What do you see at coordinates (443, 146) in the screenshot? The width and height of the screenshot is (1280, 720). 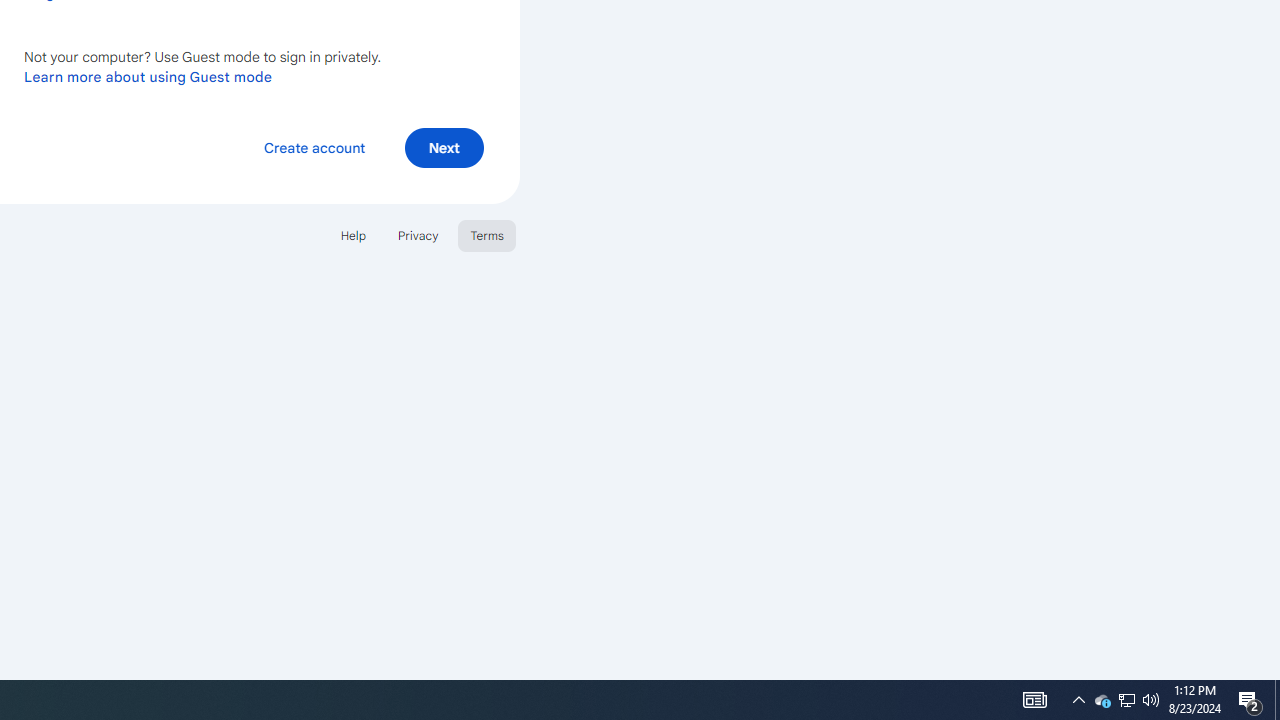 I see `'Next'` at bounding box center [443, 146].